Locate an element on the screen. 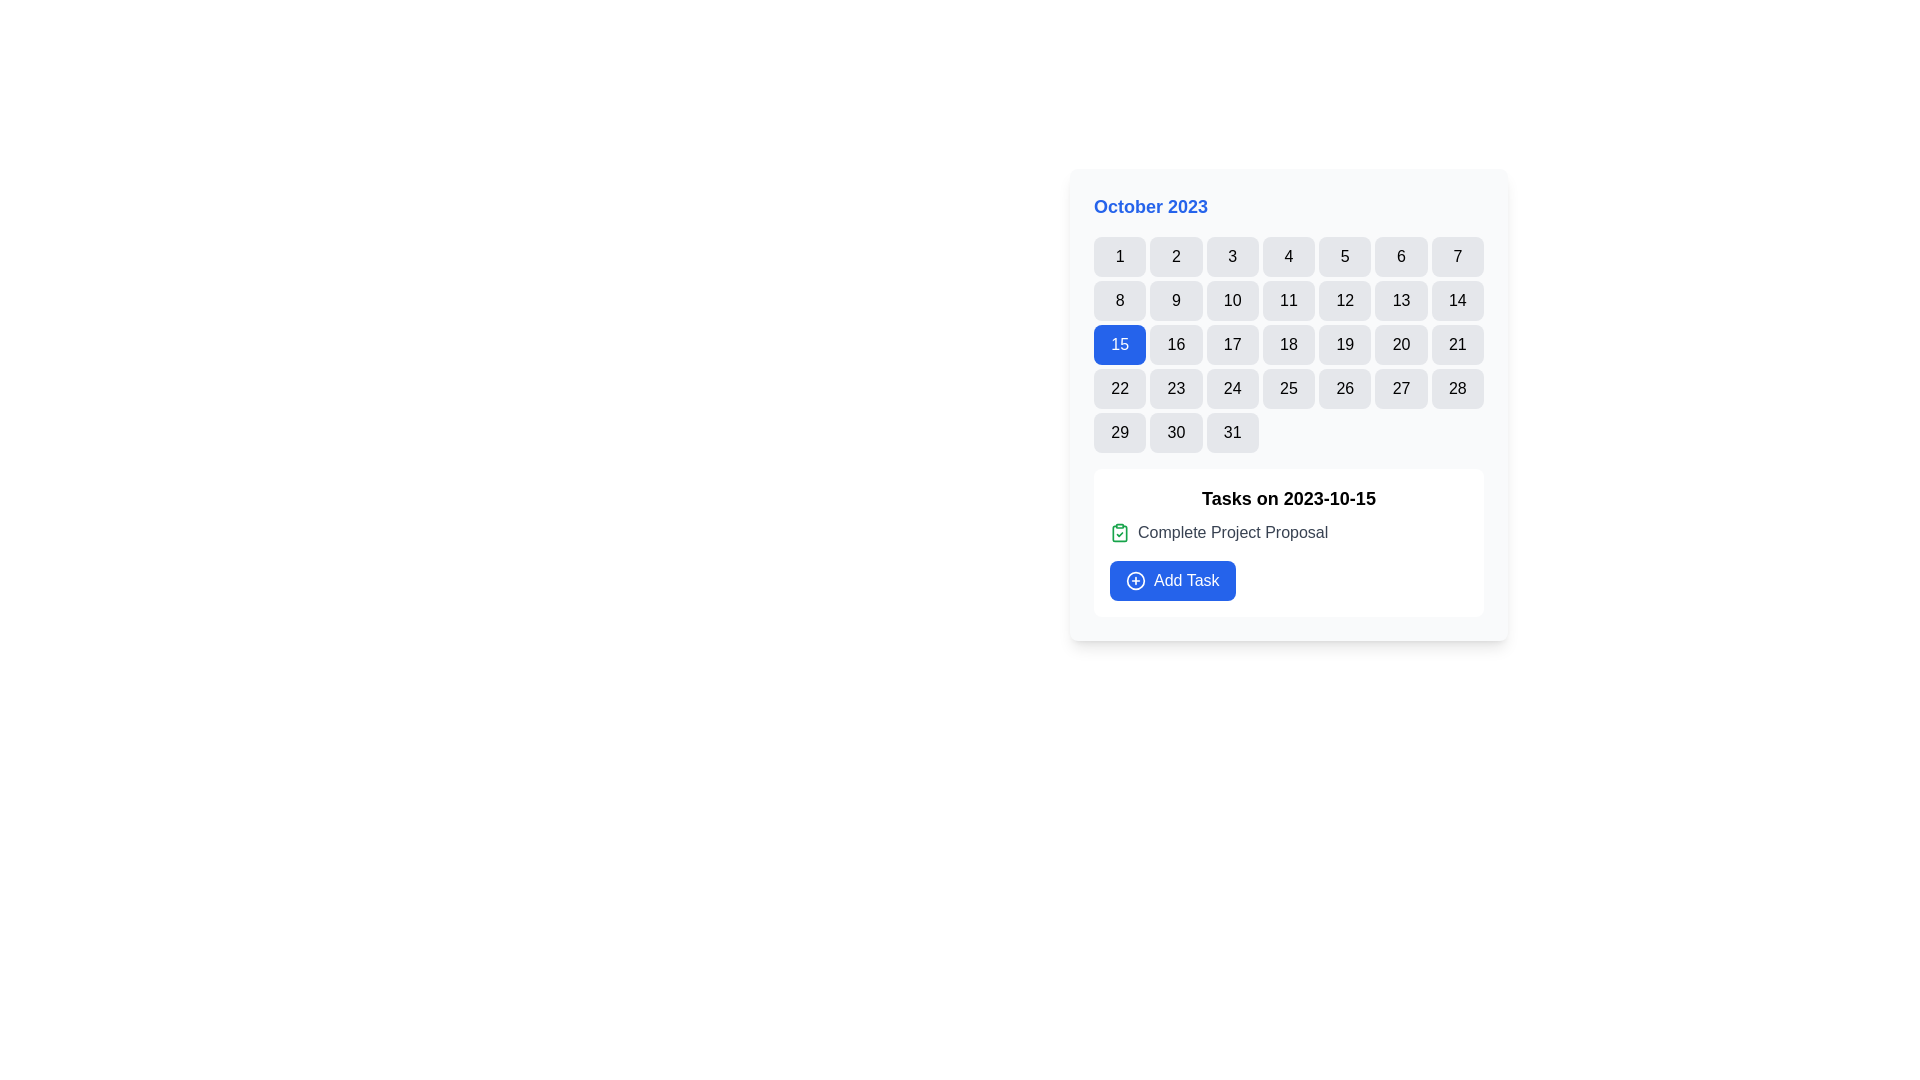 The image size is (1920, 1080). the button displaying '11' in the calendar grid by navigating via keyboard is located at coordinates (1288, 300).